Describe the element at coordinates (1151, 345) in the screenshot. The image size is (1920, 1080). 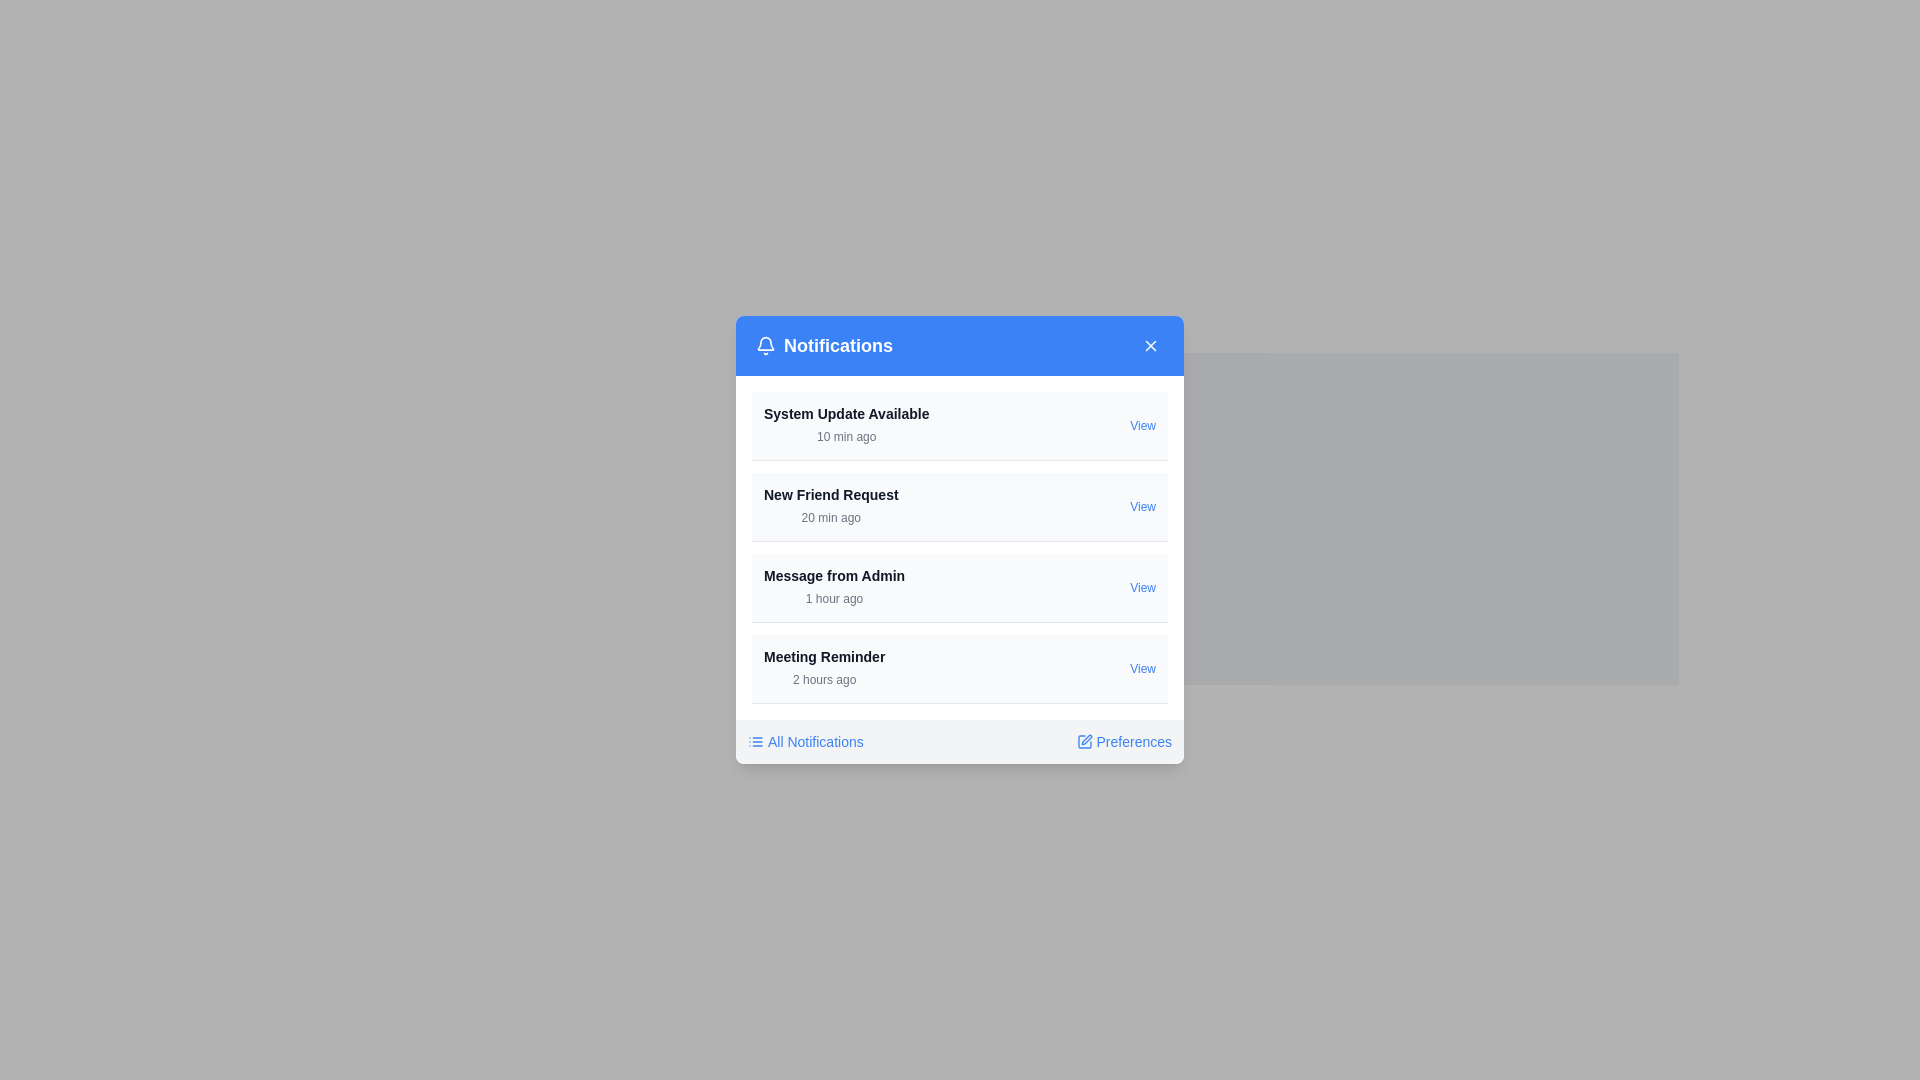
I see `the close action icon button, which is a small cross-shaped icon located in the top-right corner of the notifications panel` at that location.